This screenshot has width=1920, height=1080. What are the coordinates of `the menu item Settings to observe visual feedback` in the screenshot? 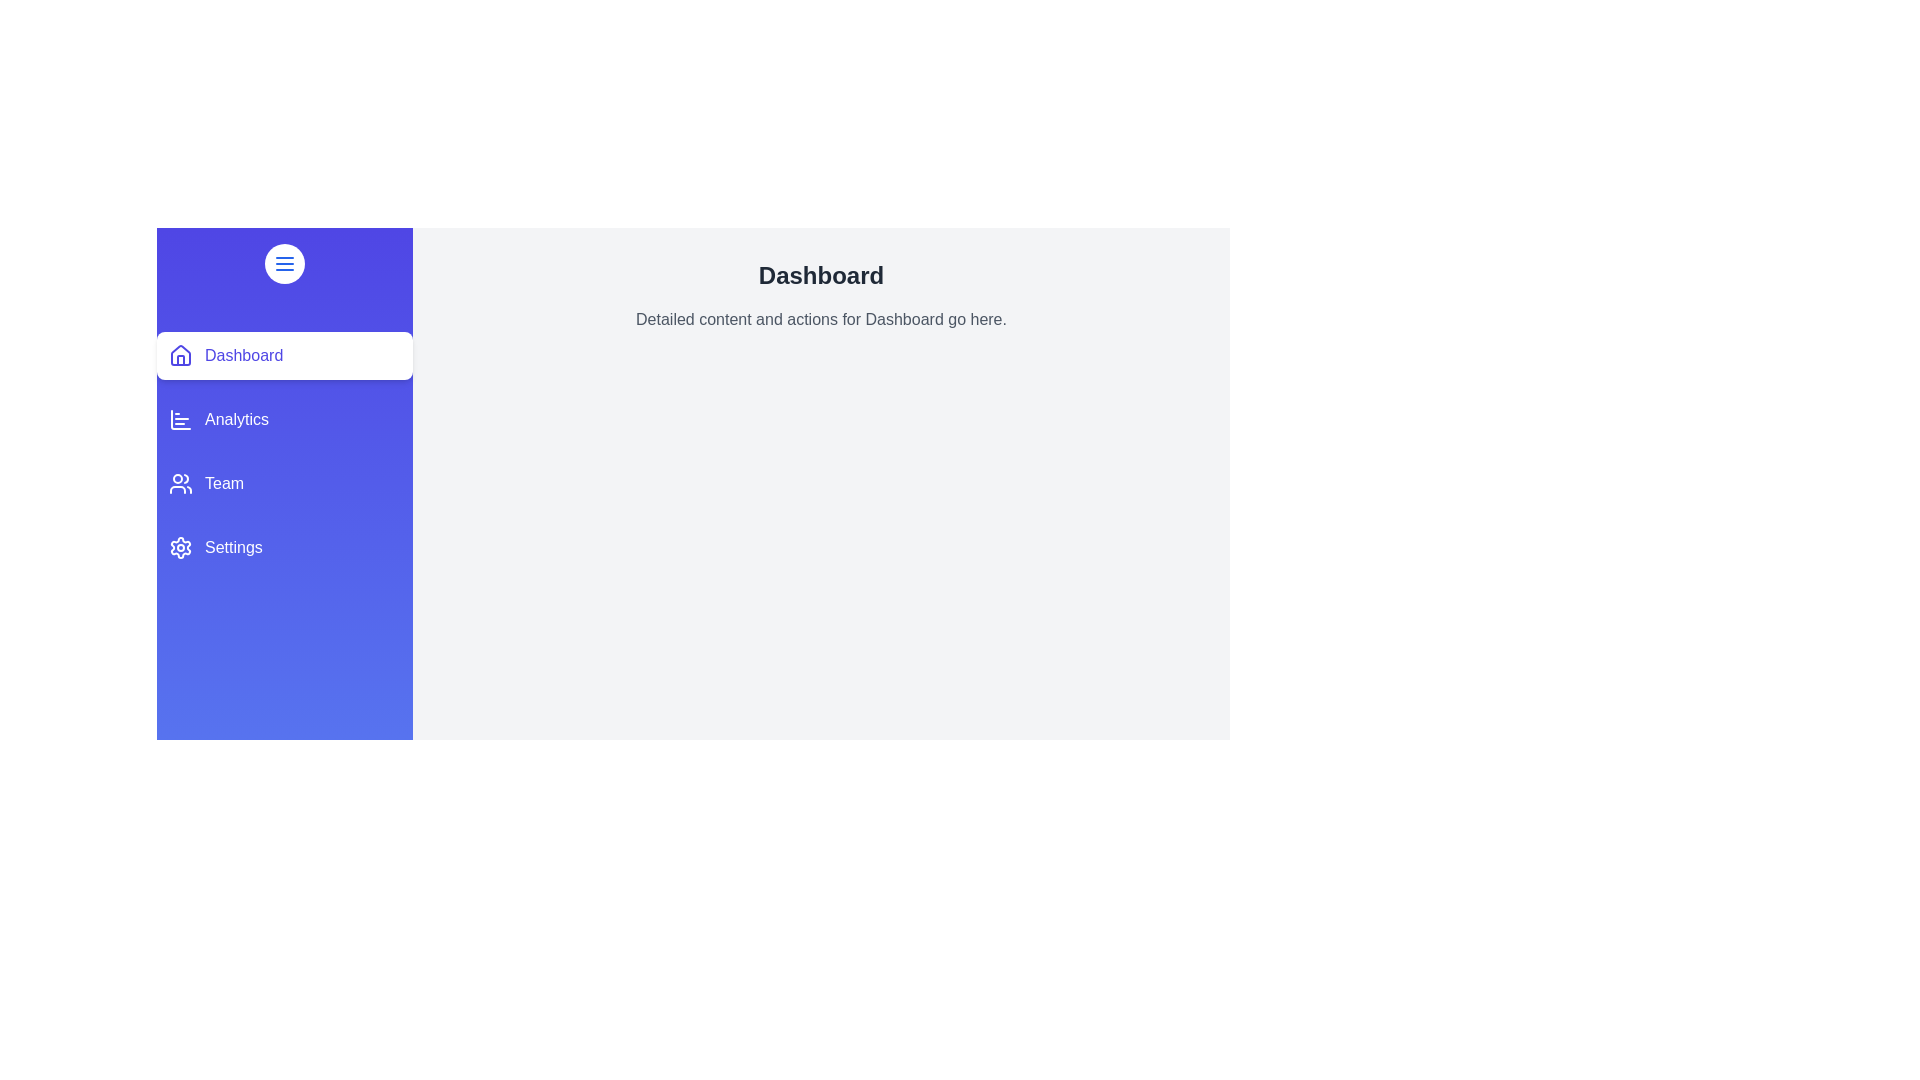 It's located at (283, 547).